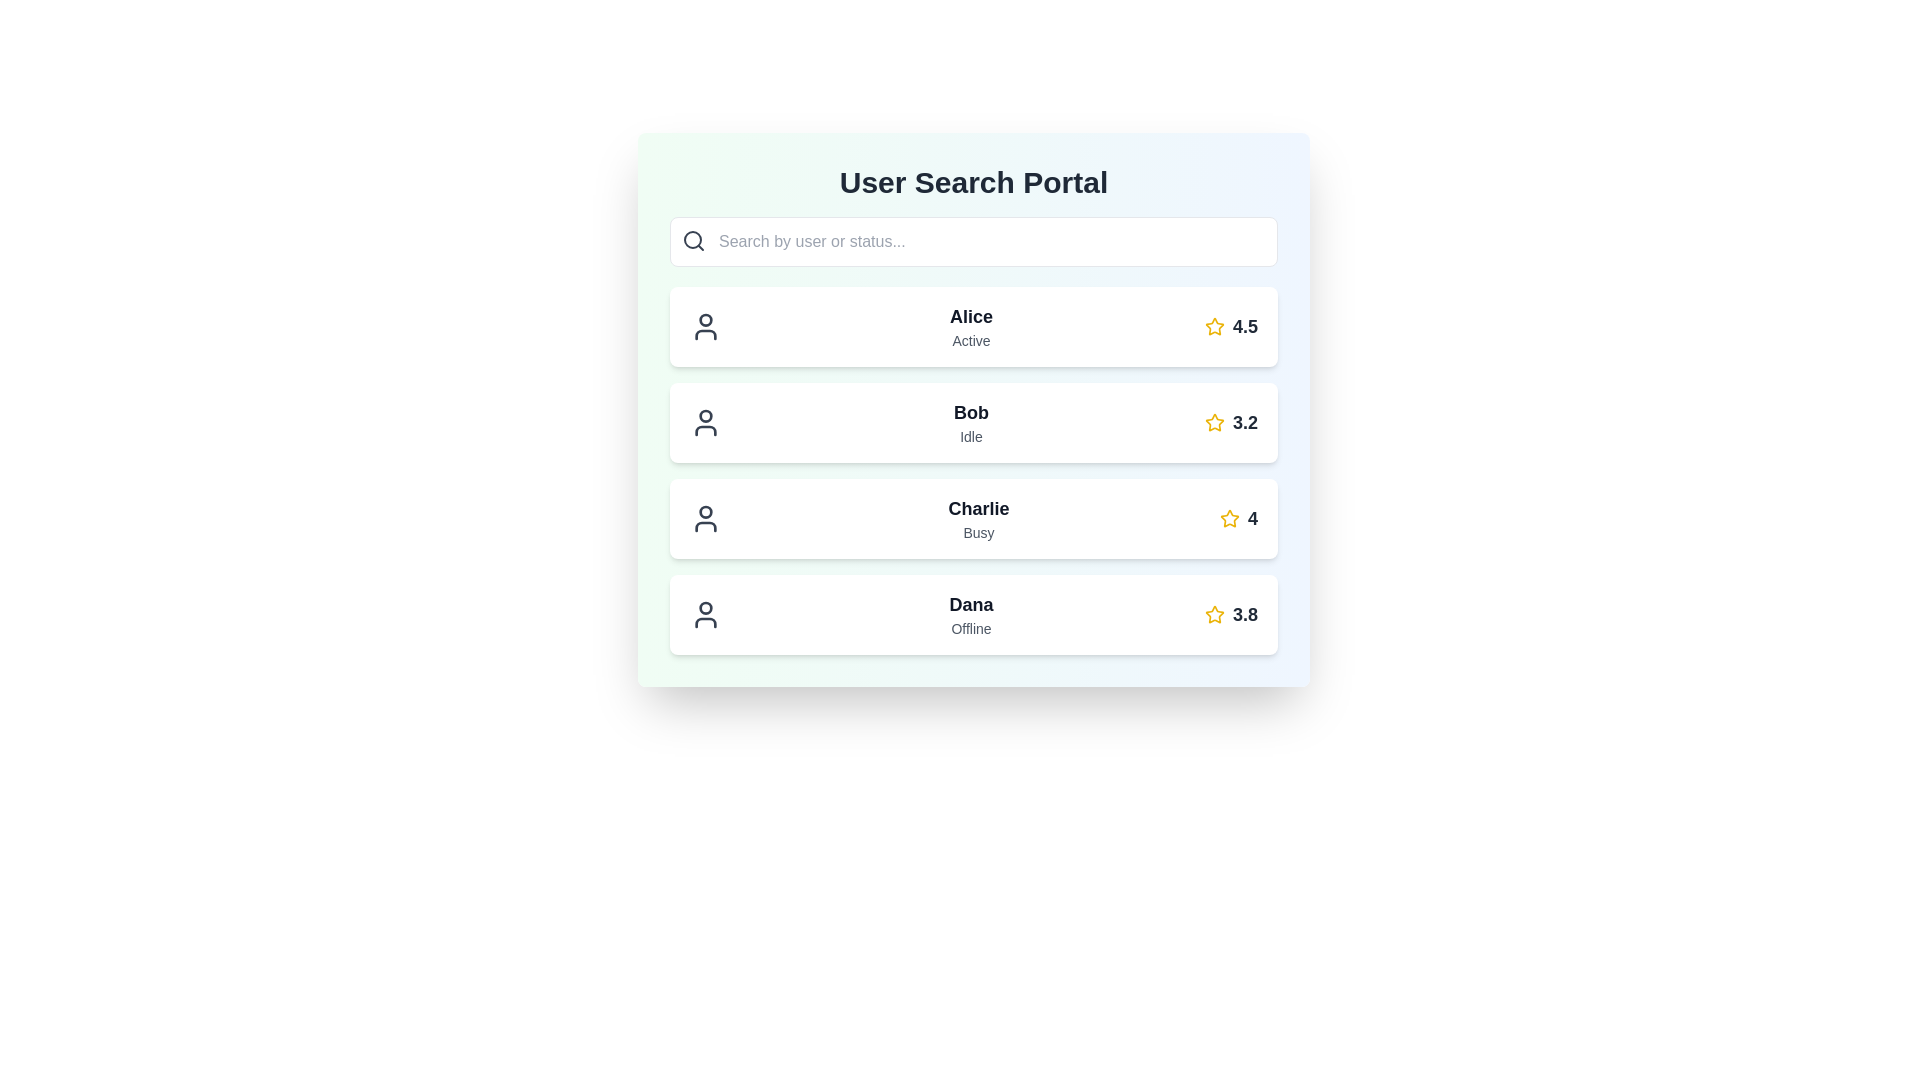 The height and width of the screenshot is (1080, 1920). What do you see at coordinates (1228, 517) in the screenshot?
I see `the golden star-shaped icon with a red border located` at bounding box center [1228, 517].